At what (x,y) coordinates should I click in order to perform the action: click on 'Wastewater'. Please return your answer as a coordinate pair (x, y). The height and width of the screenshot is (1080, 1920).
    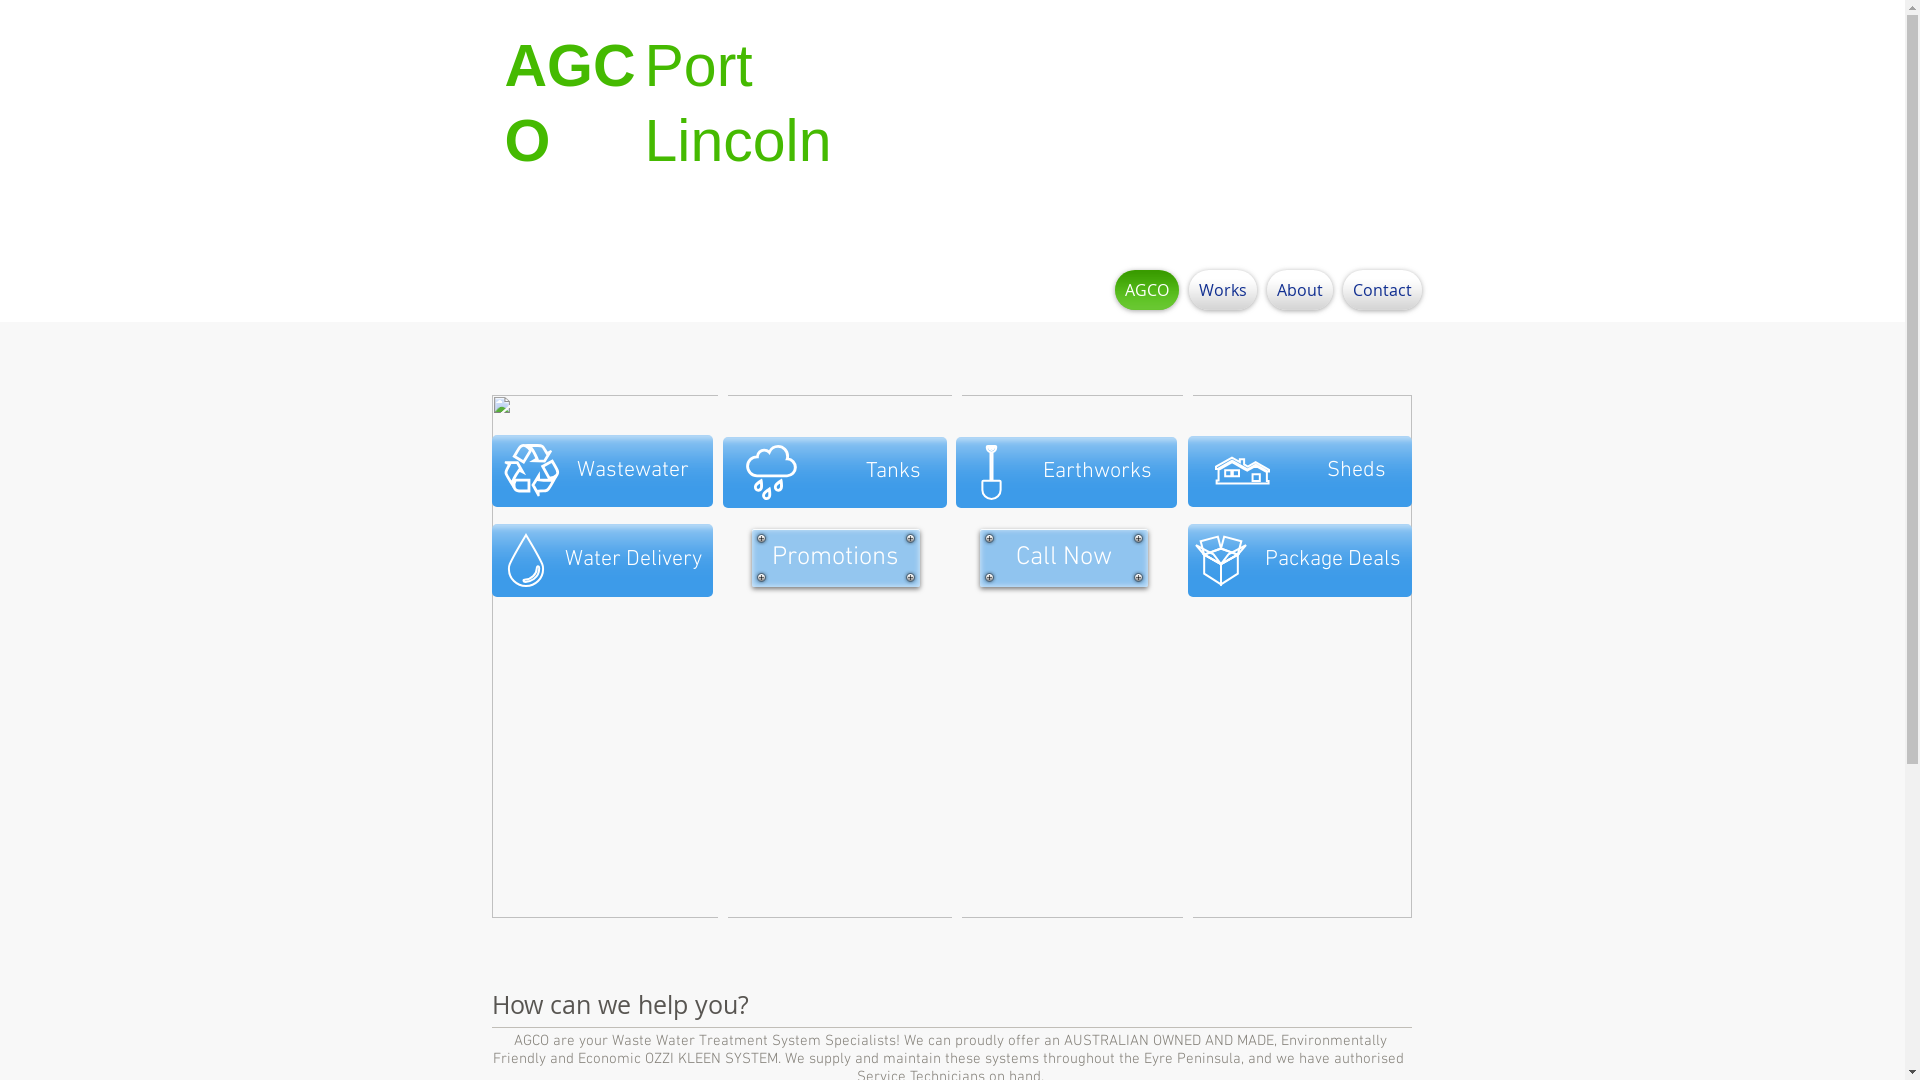
    Looking at the image, I should click on (601, 470).